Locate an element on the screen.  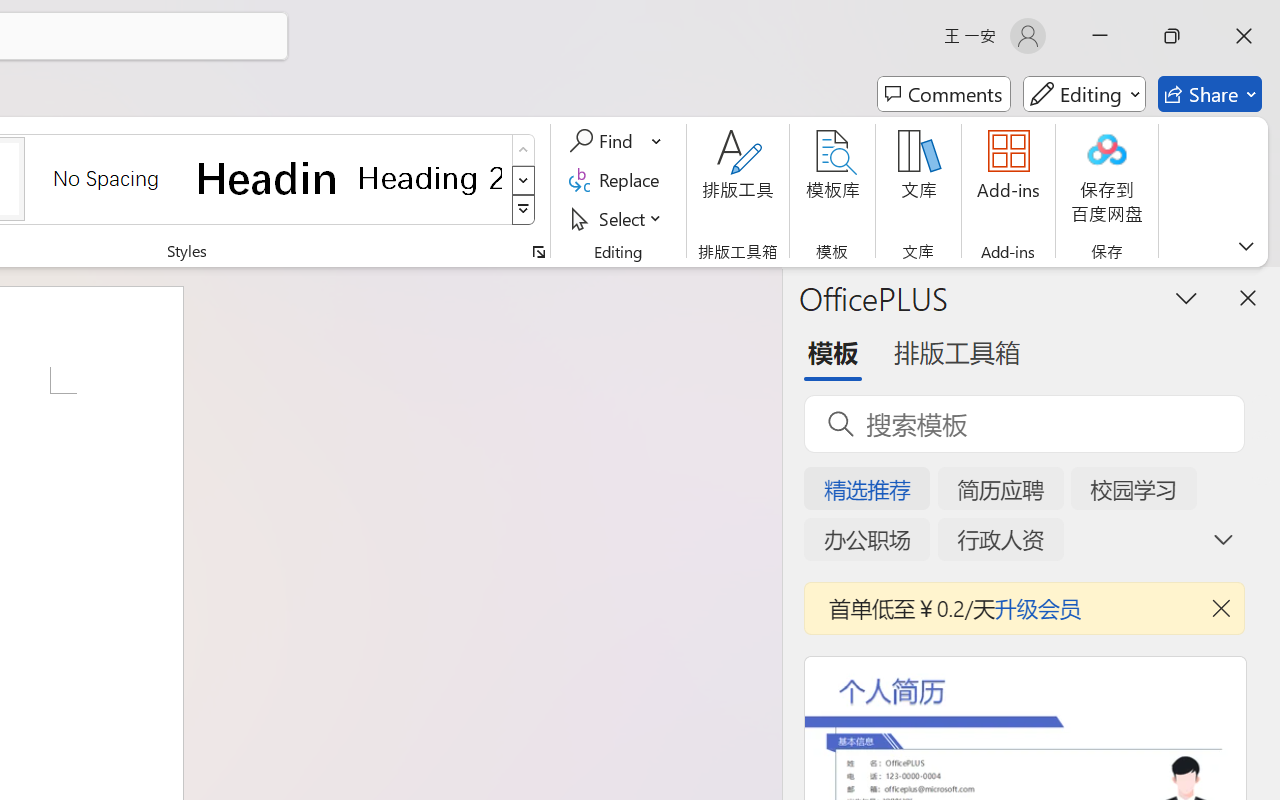
'Row Down' is located at coordinates (523, 179).